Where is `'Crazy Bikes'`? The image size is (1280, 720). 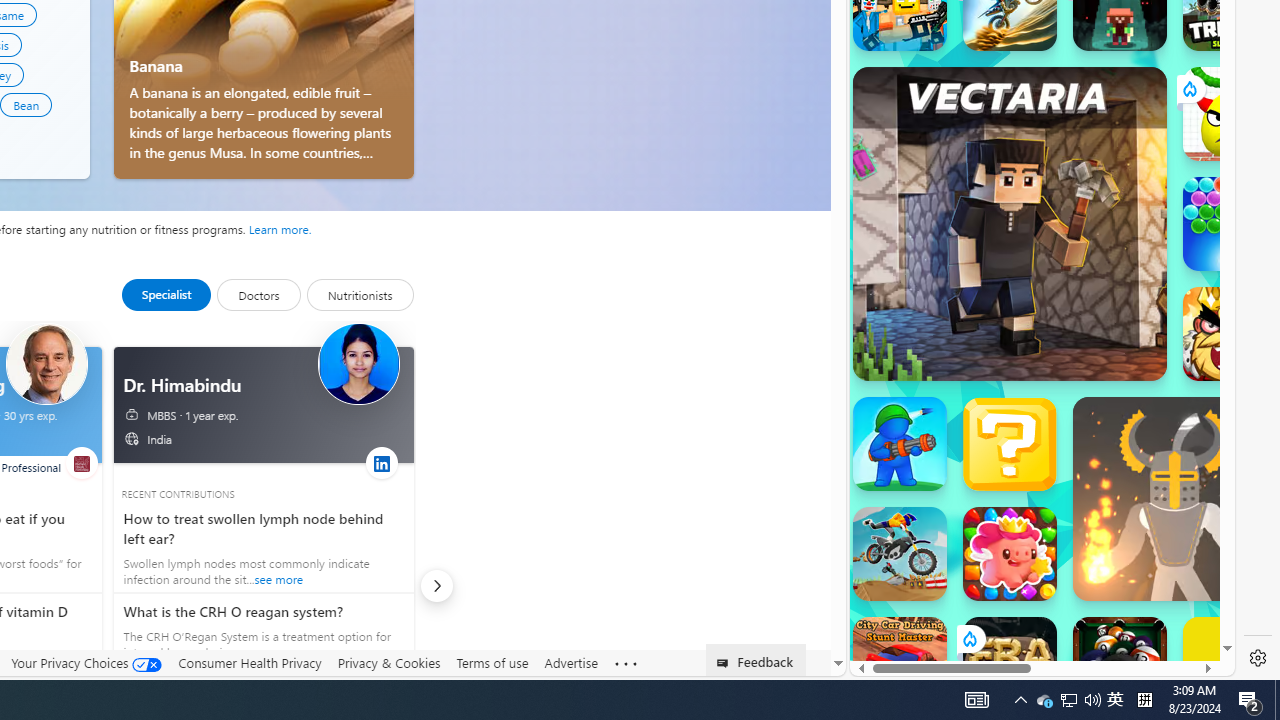 'Crazy Bikes' is located at coordinates (898, 554).